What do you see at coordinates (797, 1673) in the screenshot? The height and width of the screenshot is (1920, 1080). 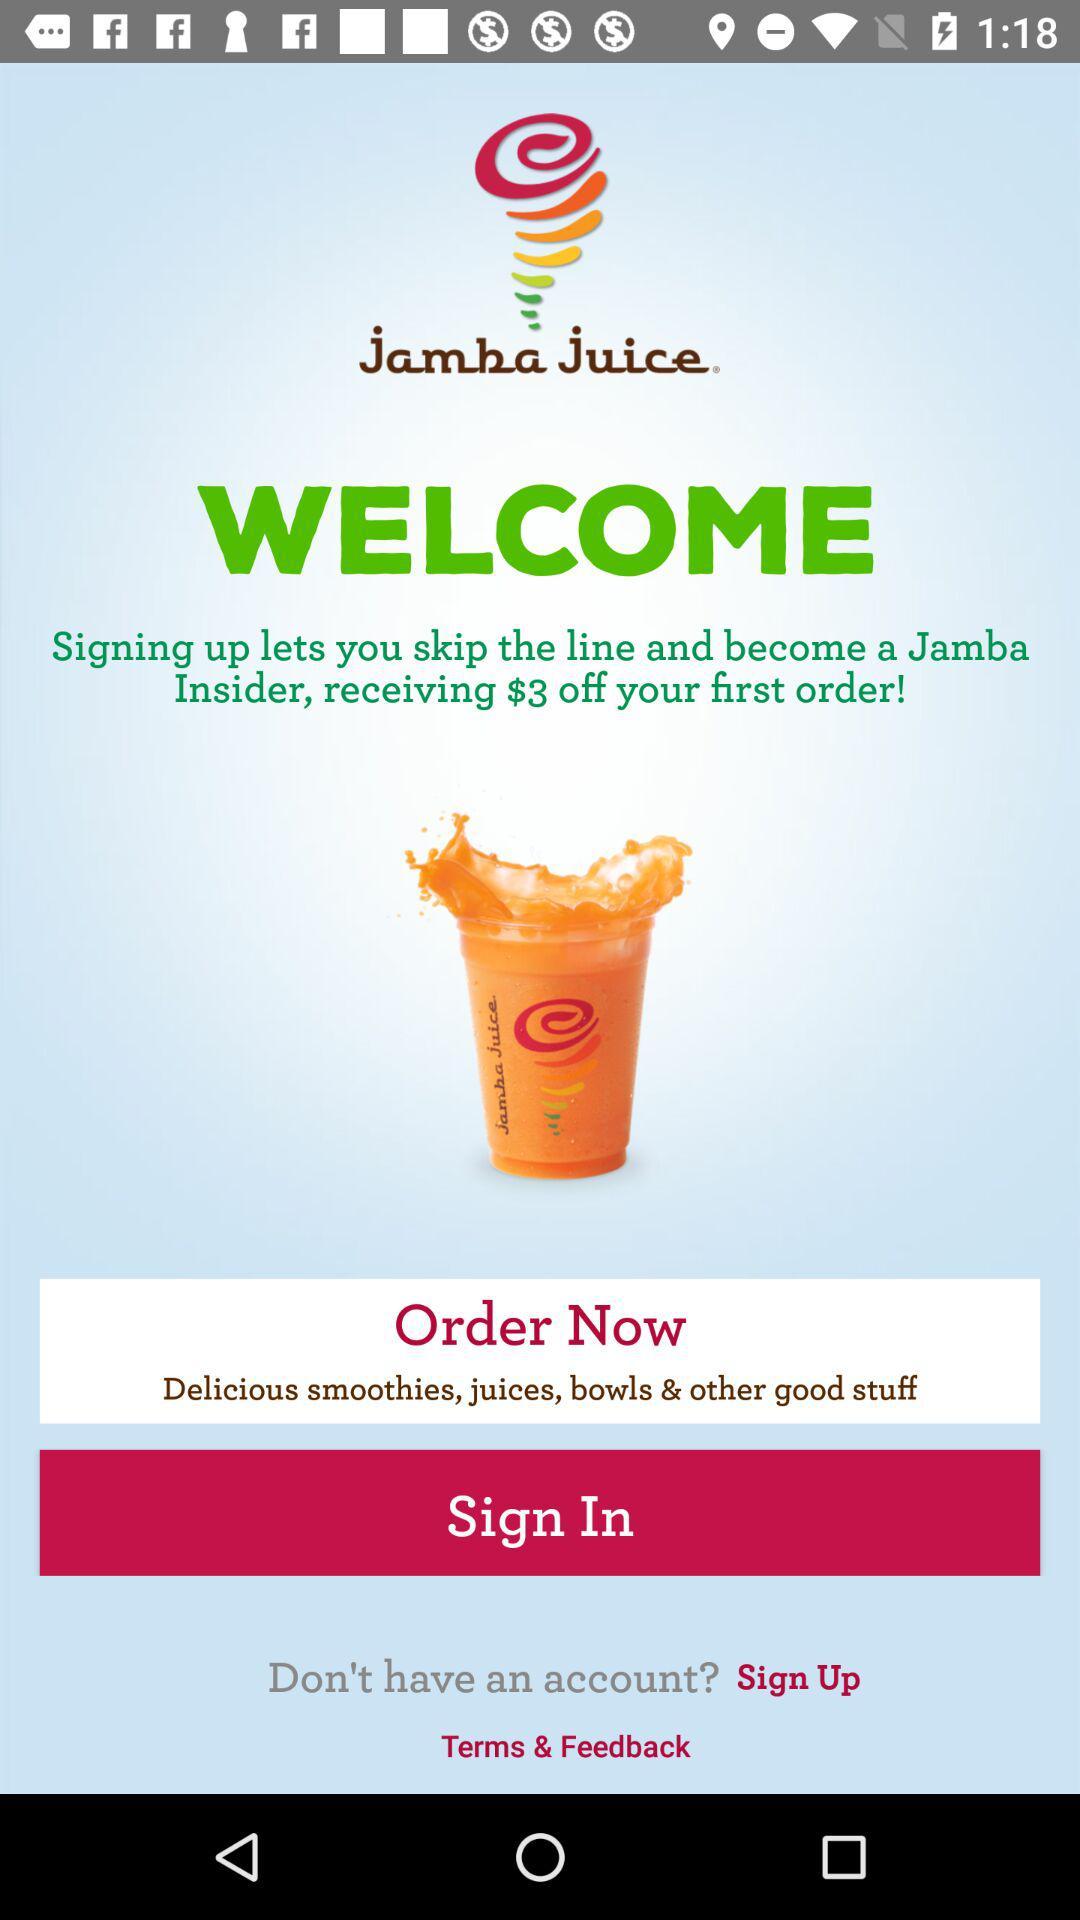 I see `the icon below sign in` at bounding box center [797, 1673].